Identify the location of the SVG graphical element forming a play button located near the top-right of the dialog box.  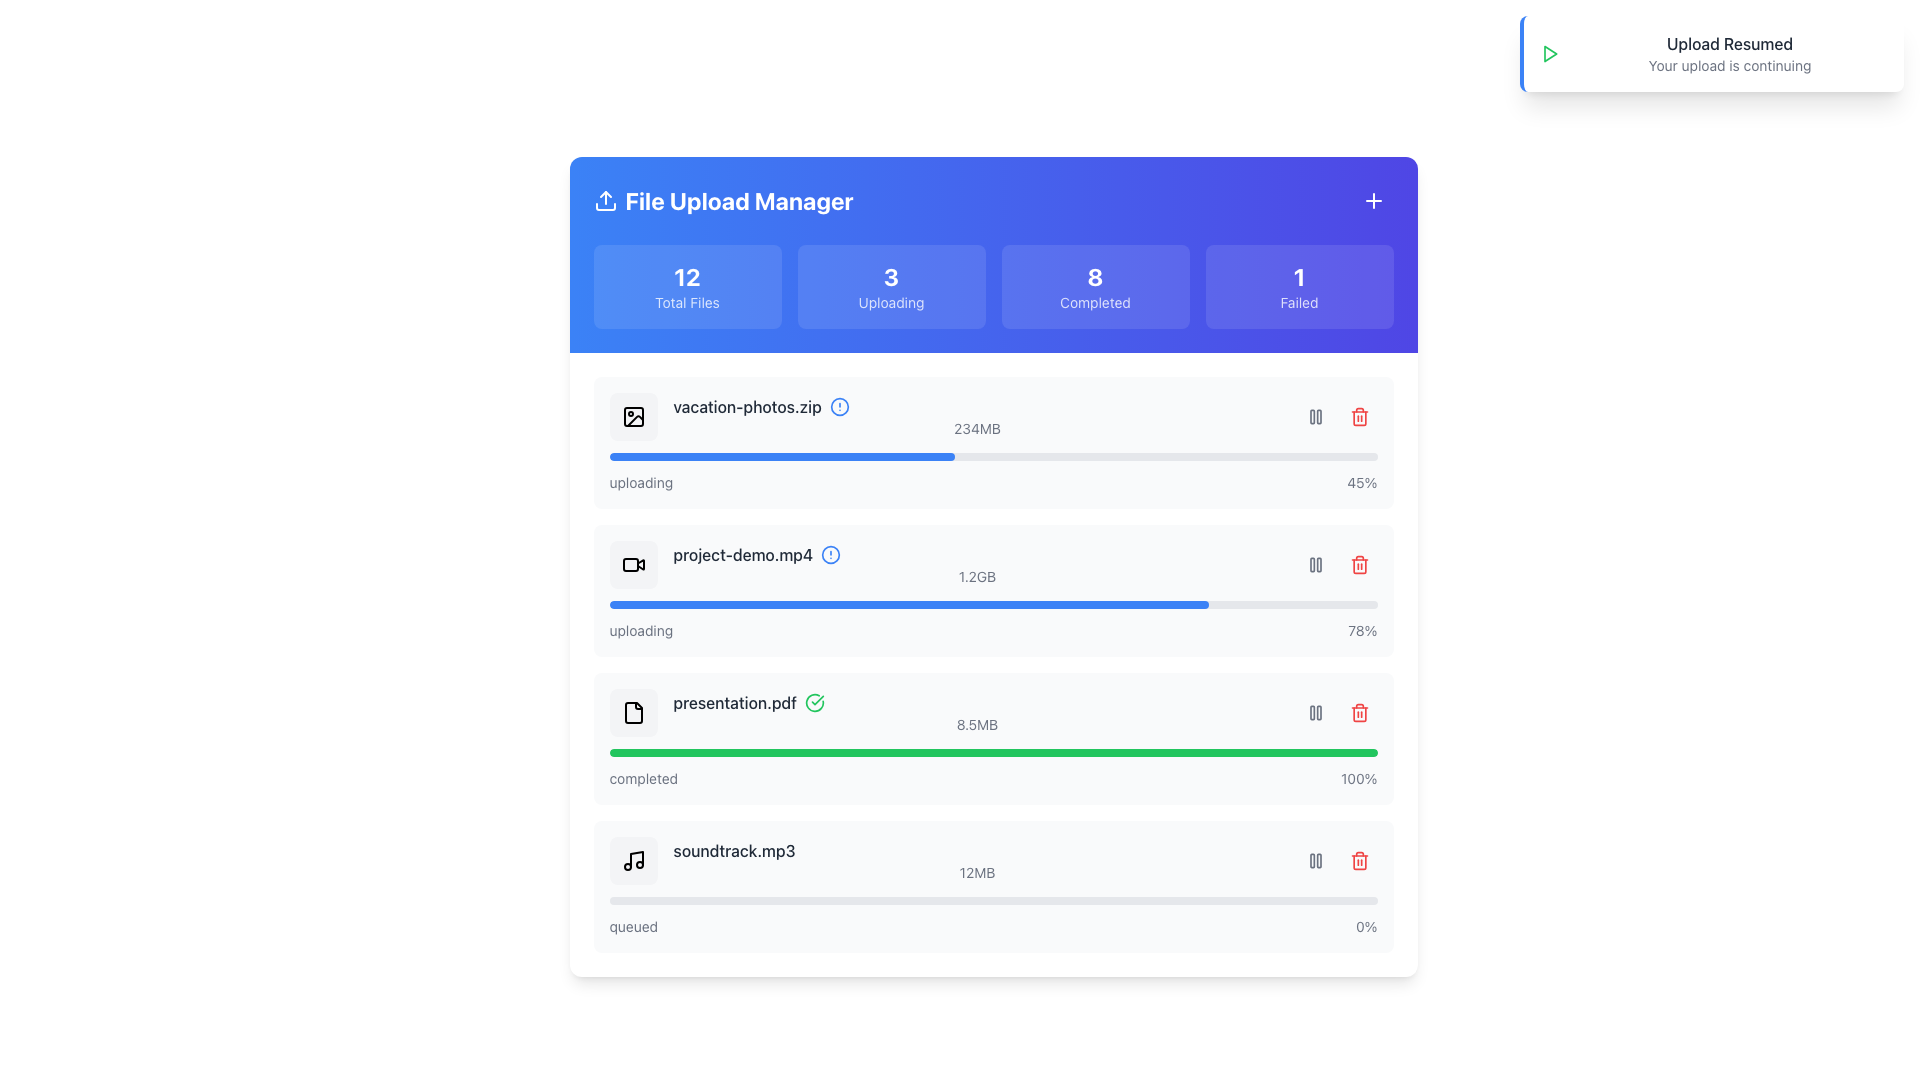
(1549, 53).